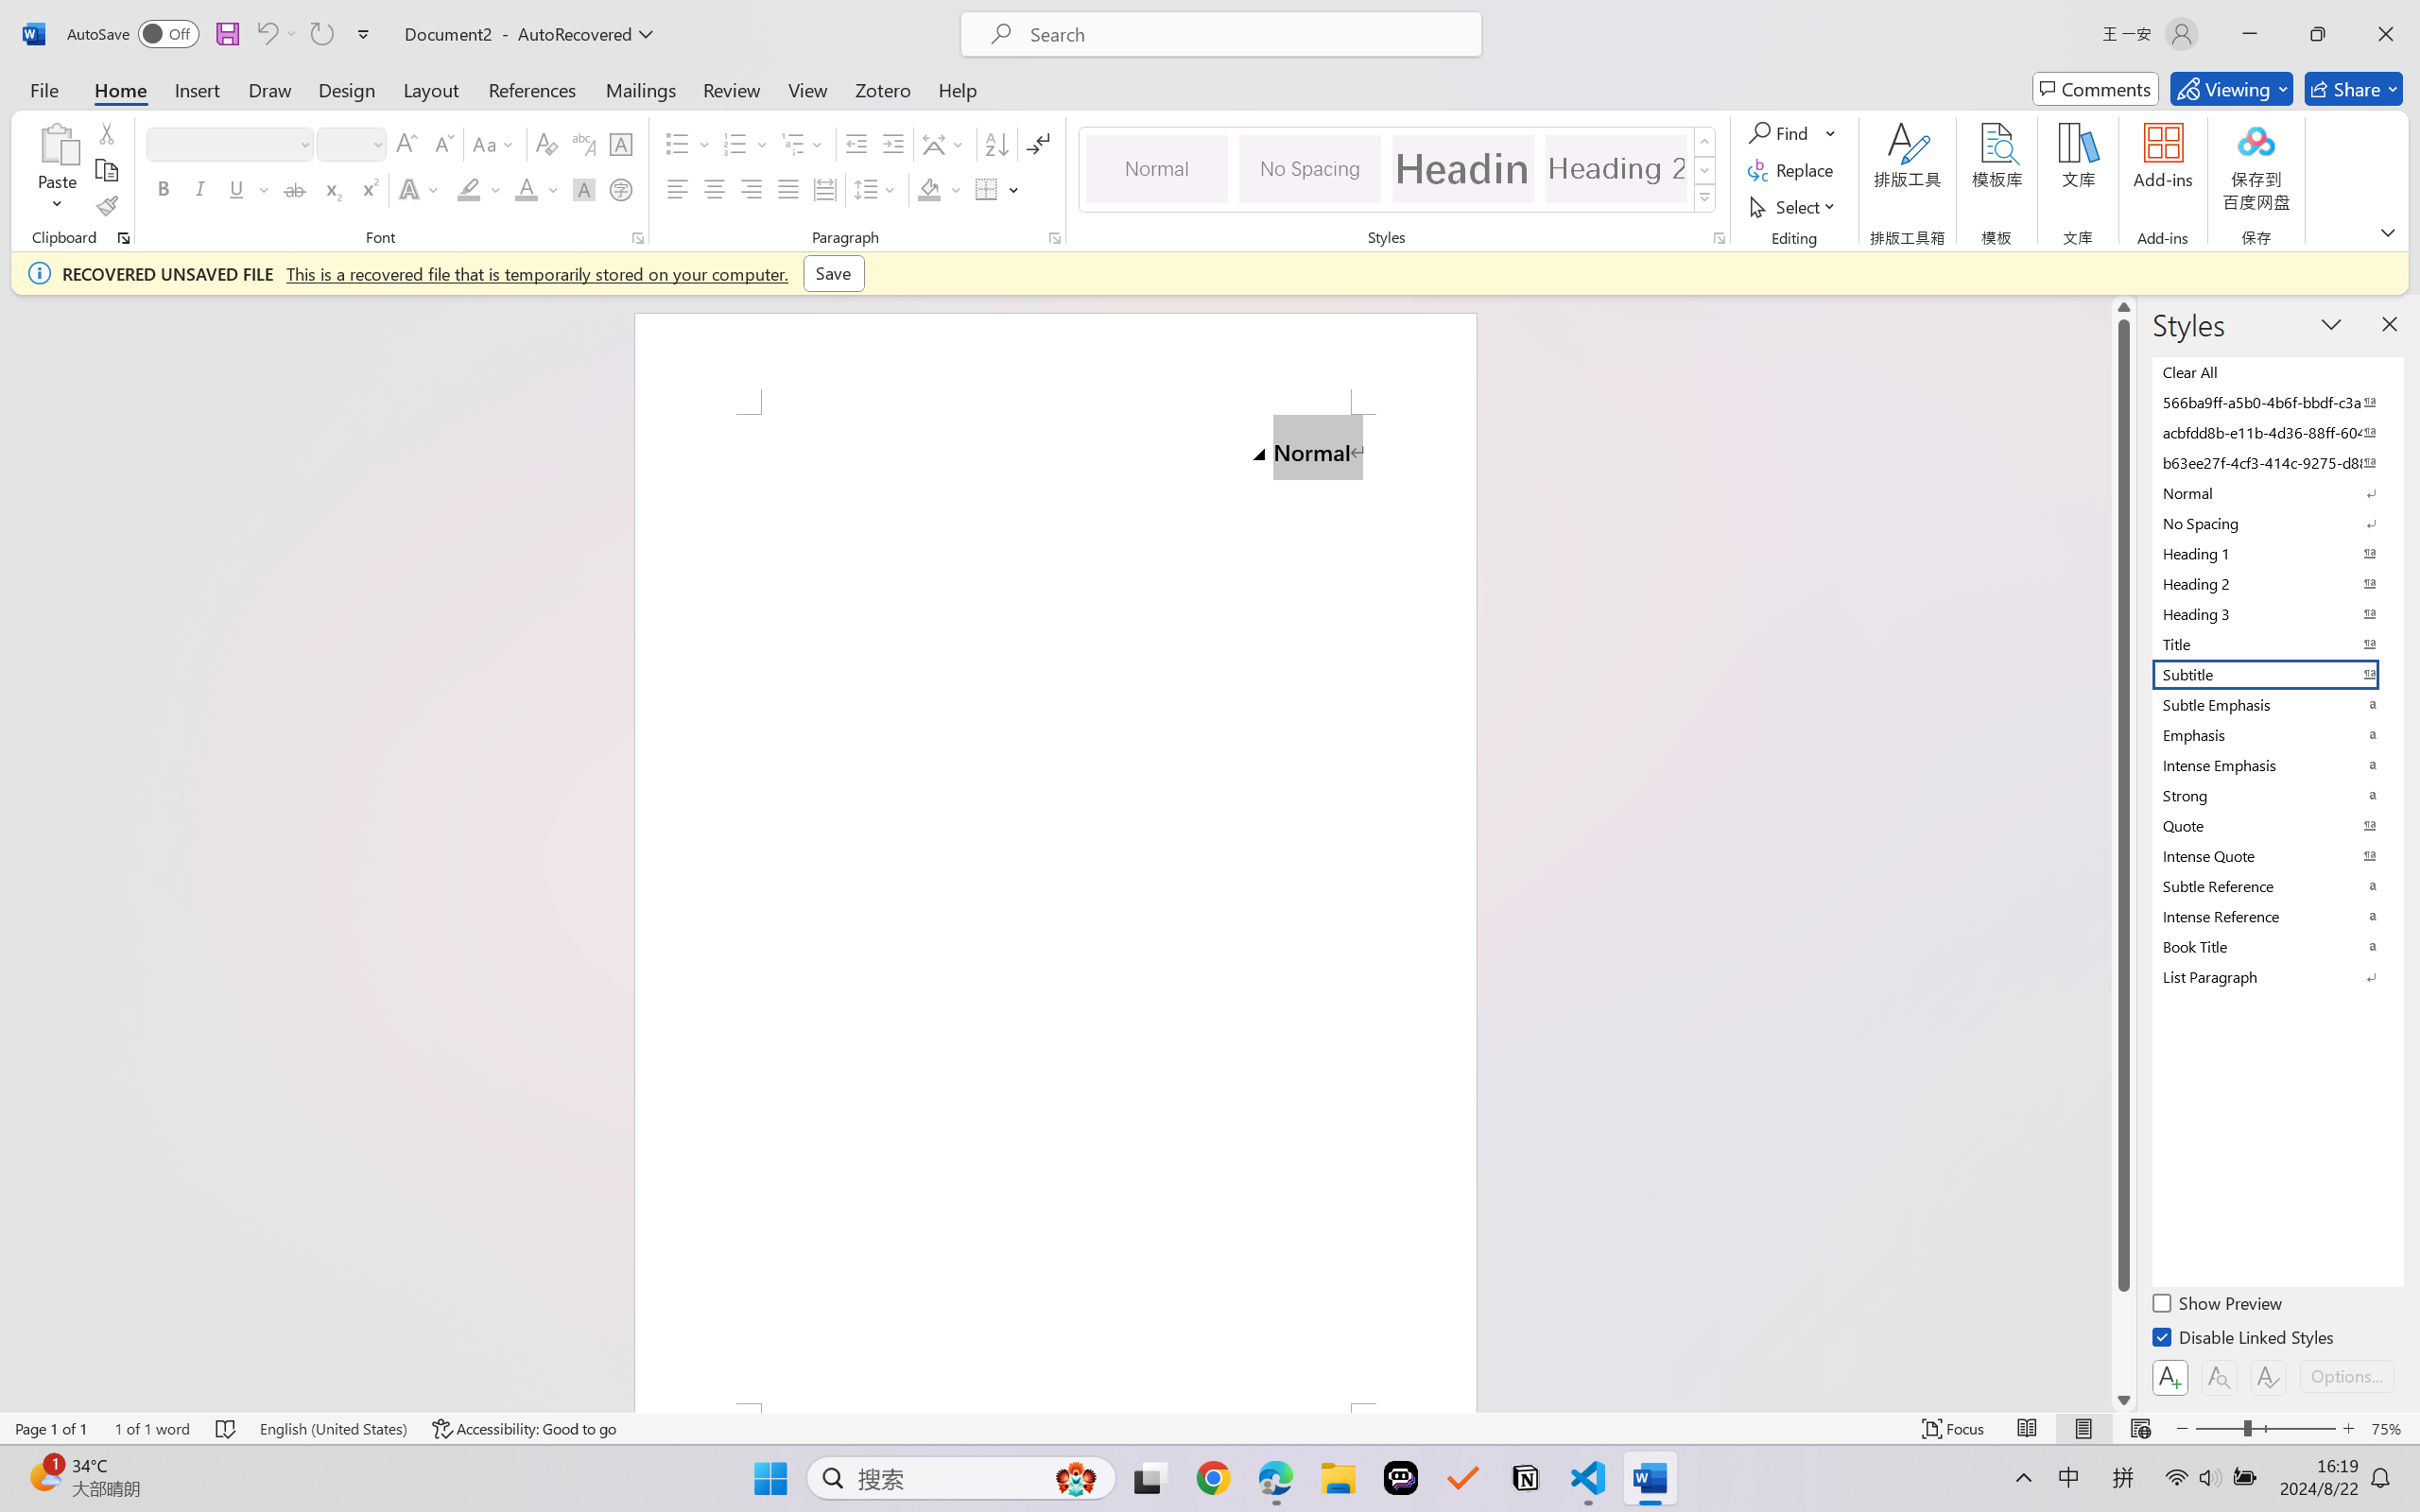 The height and width of the screenshot is (1512, 2420). Describe the element at coordinates (545, 144) in the screenshot. I see `'Clear Formatting'` at that location.